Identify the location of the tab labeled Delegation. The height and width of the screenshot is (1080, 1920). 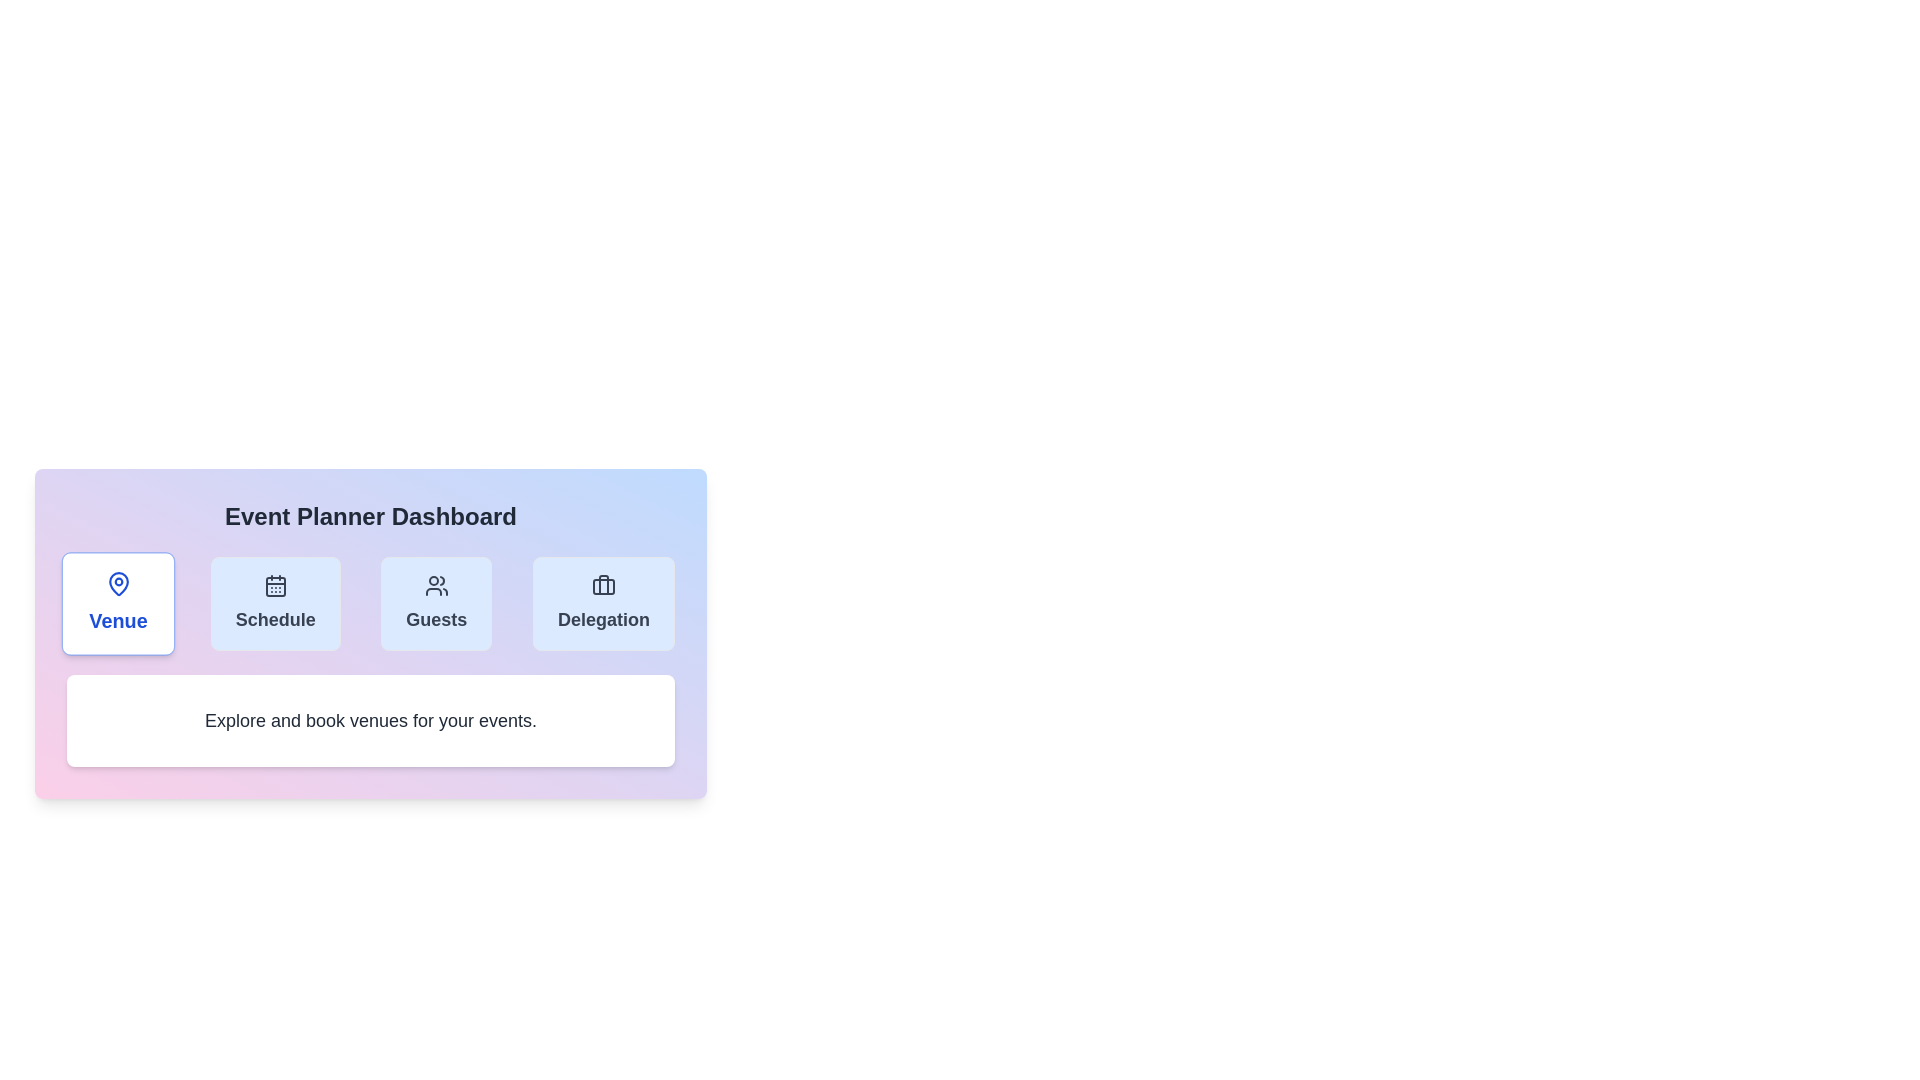
(602, 603).